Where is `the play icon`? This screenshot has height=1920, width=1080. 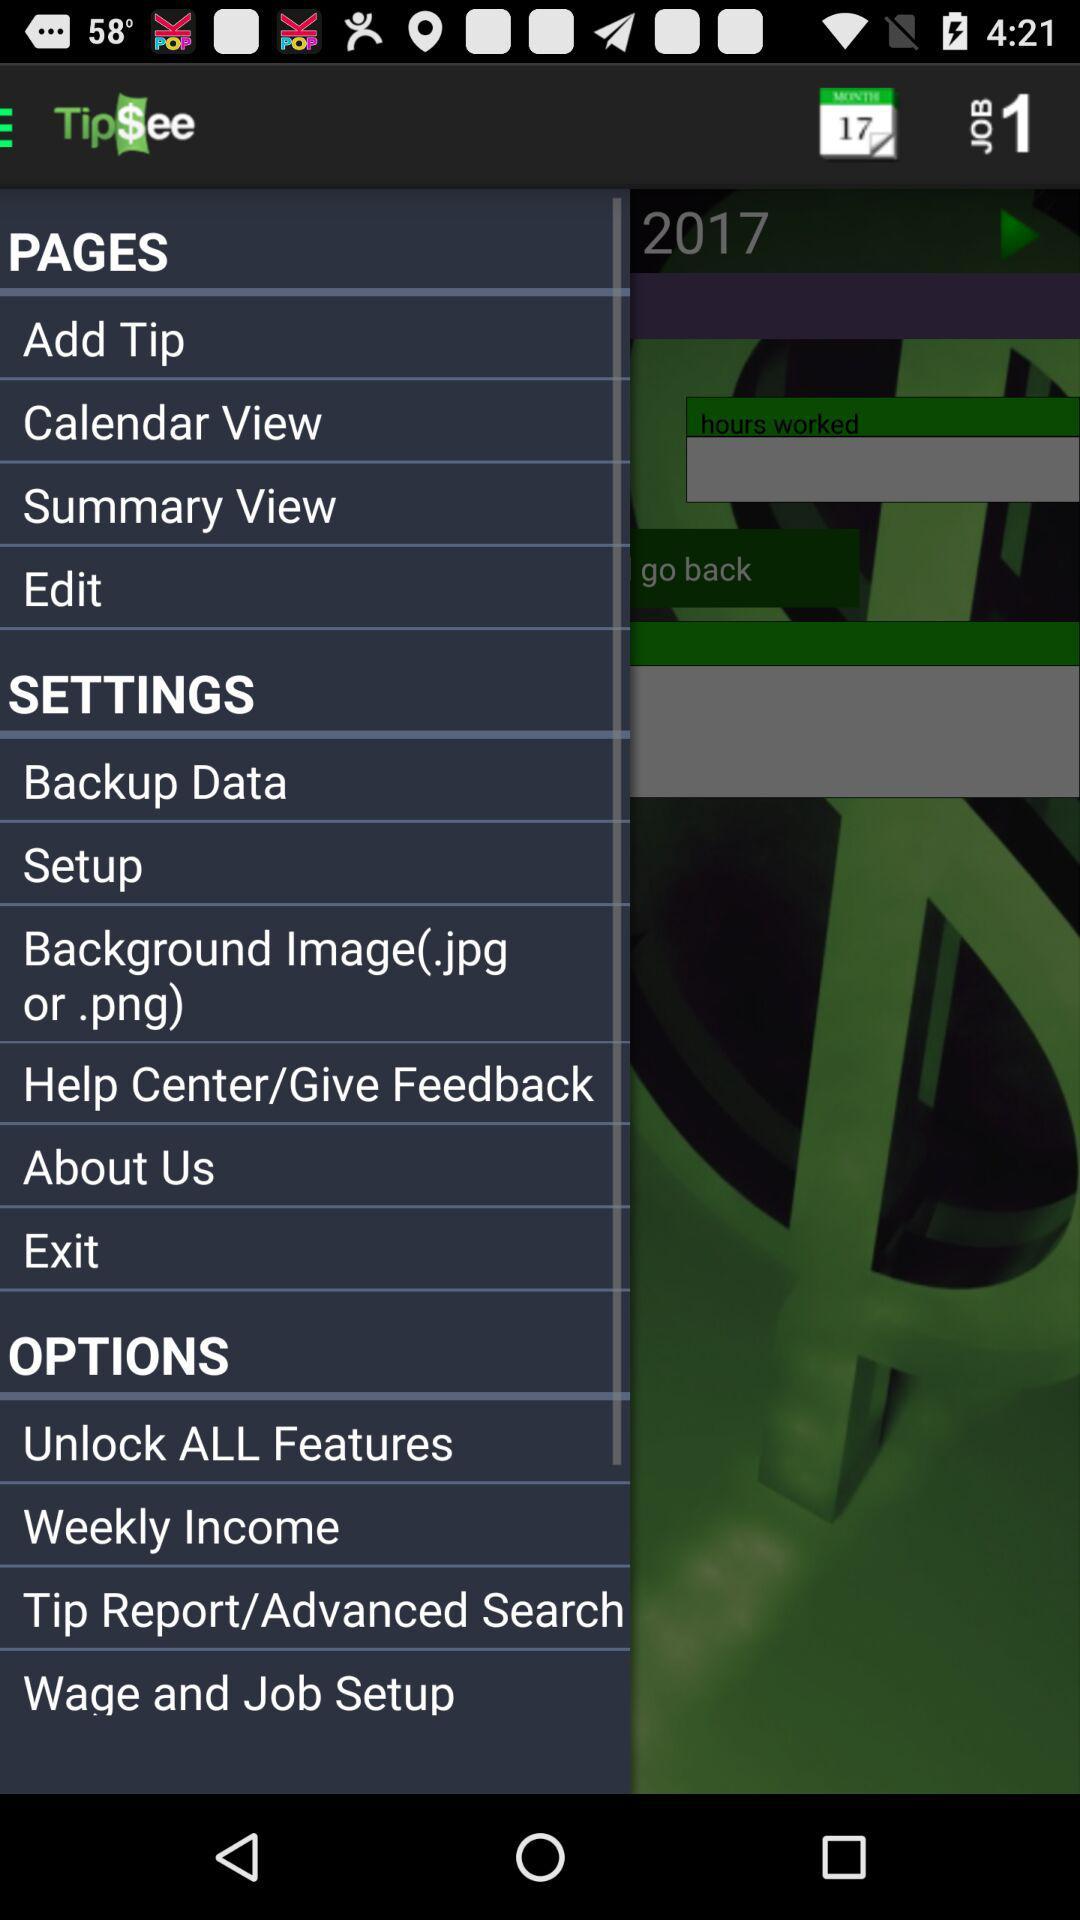
the play icon is located at coordinates (1015, 246).